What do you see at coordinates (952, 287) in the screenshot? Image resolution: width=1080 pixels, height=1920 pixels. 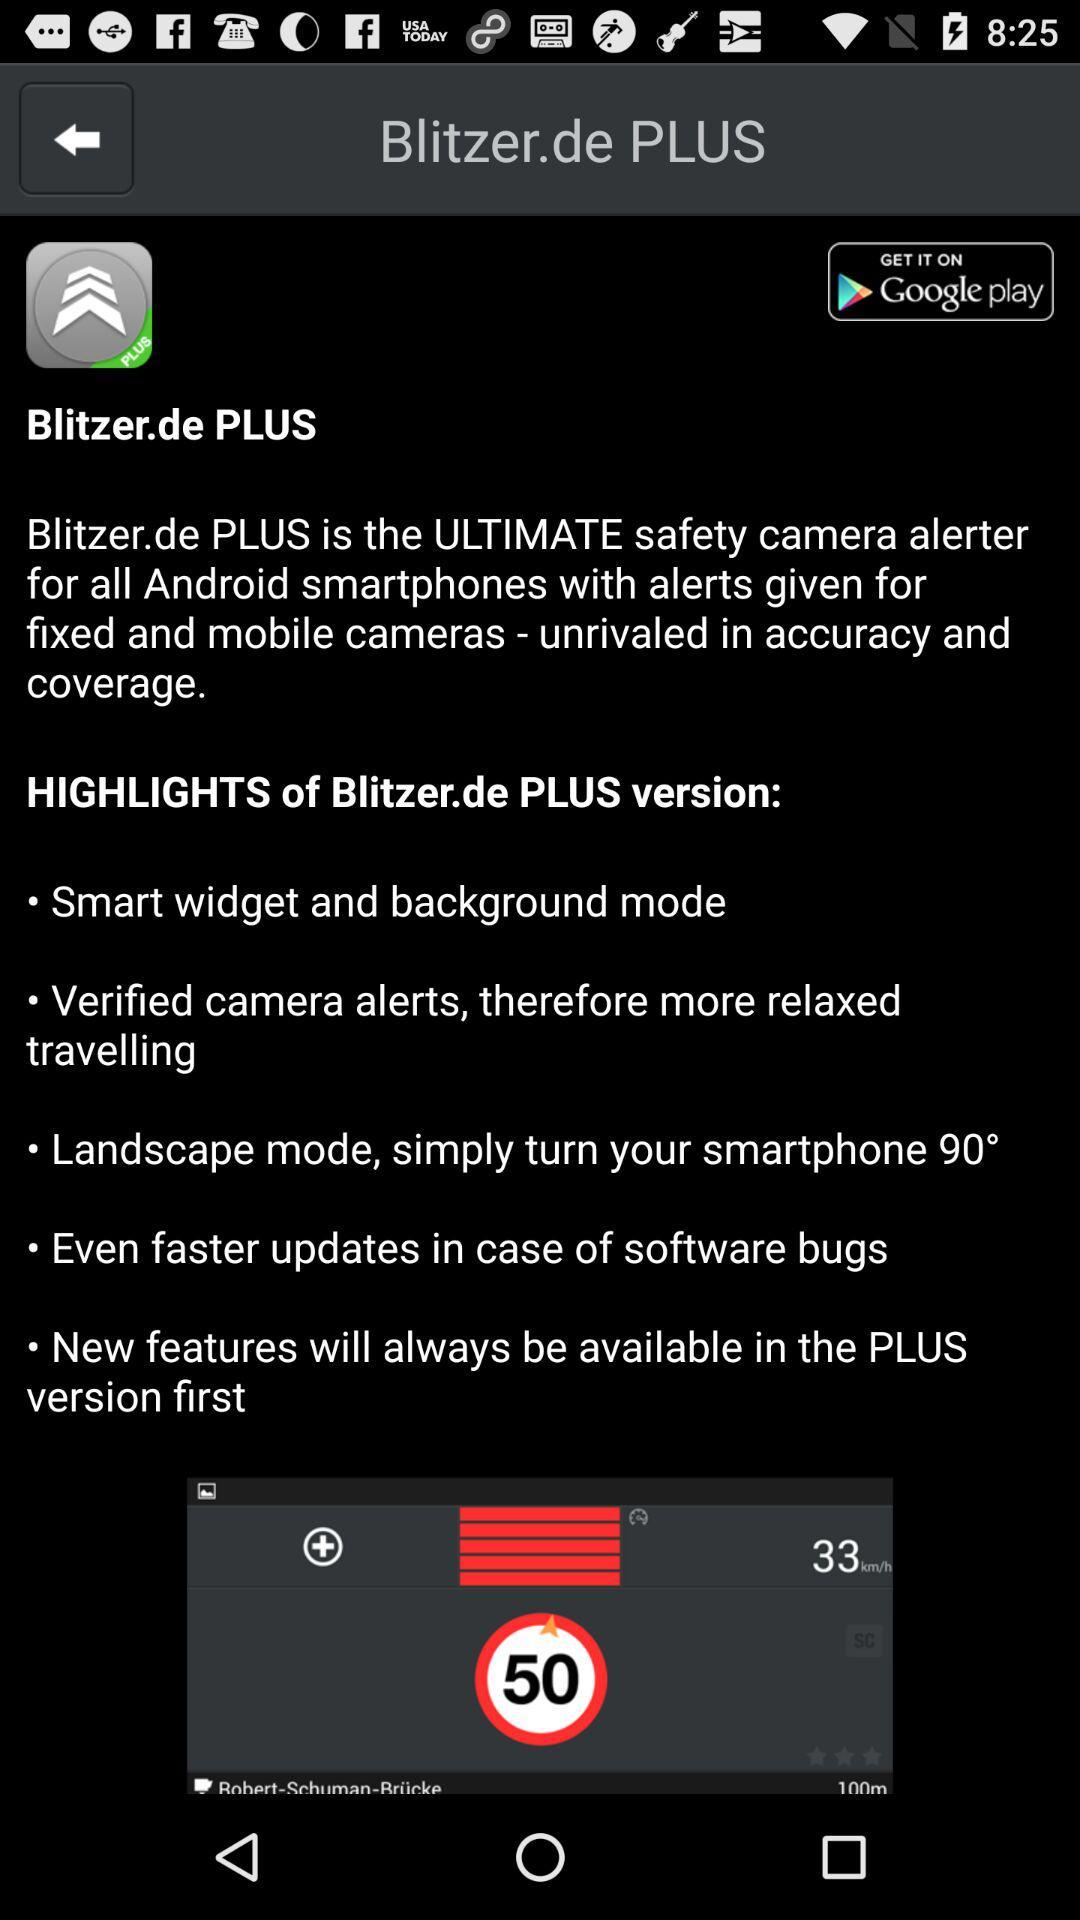 I see `google play` at bounding box center [952, 287].